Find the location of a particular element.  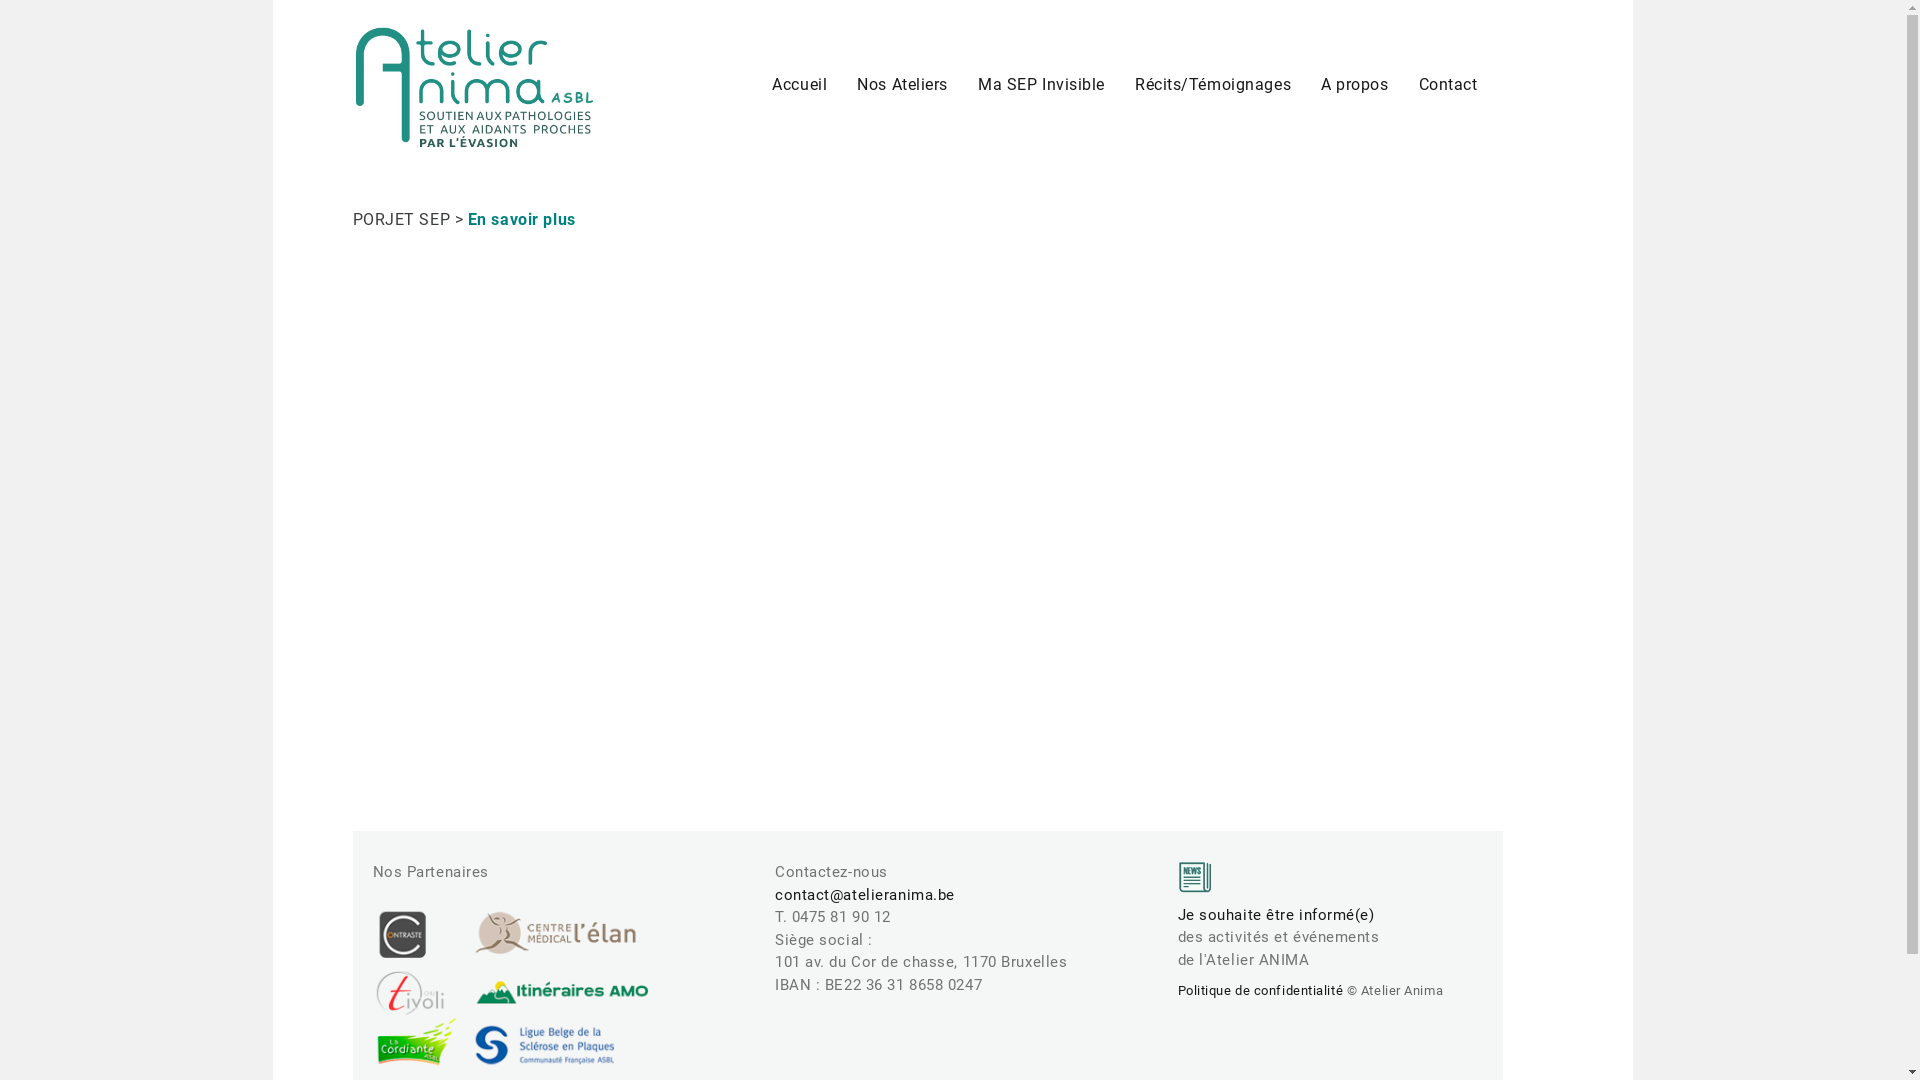

'A propos' is located at coordinates (1305, 83).